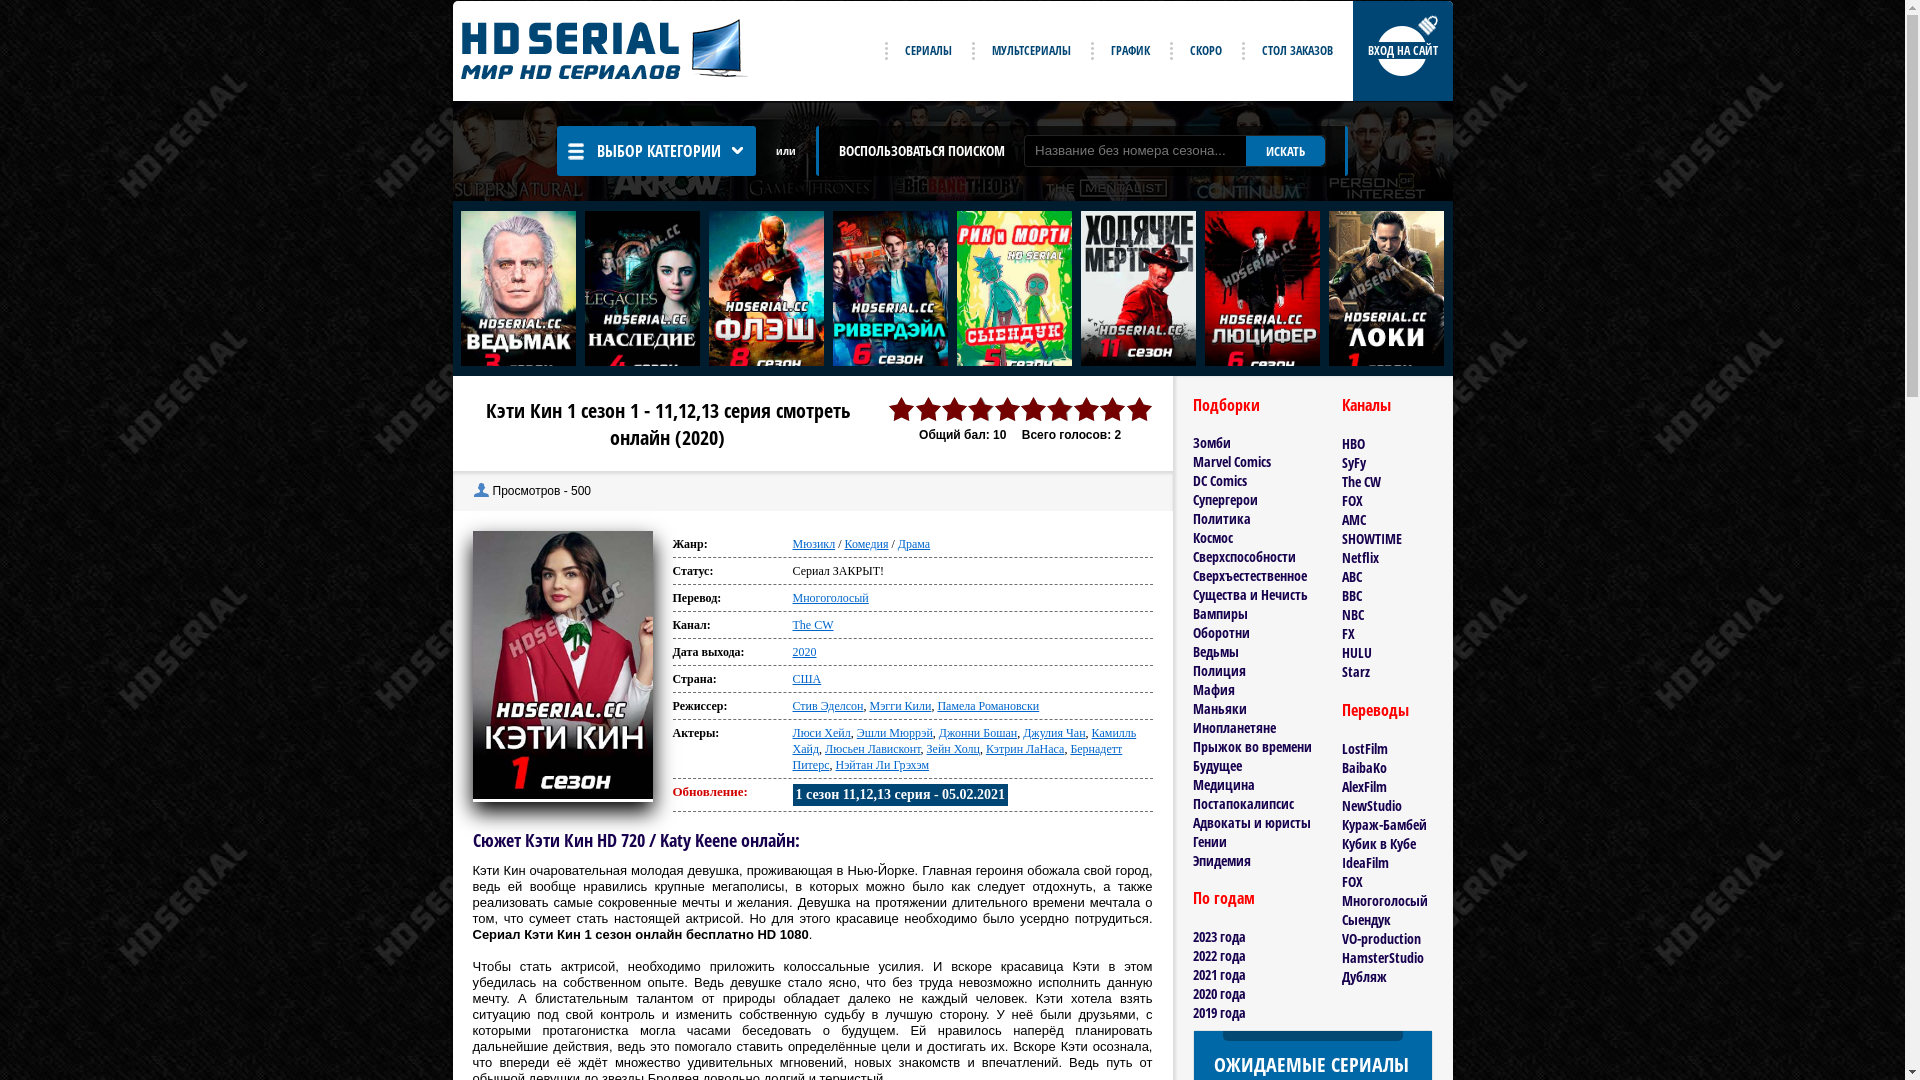 The width and height of the screenshot is (1920, 1080). I want to click on 'HBO', so click(1353, 442).